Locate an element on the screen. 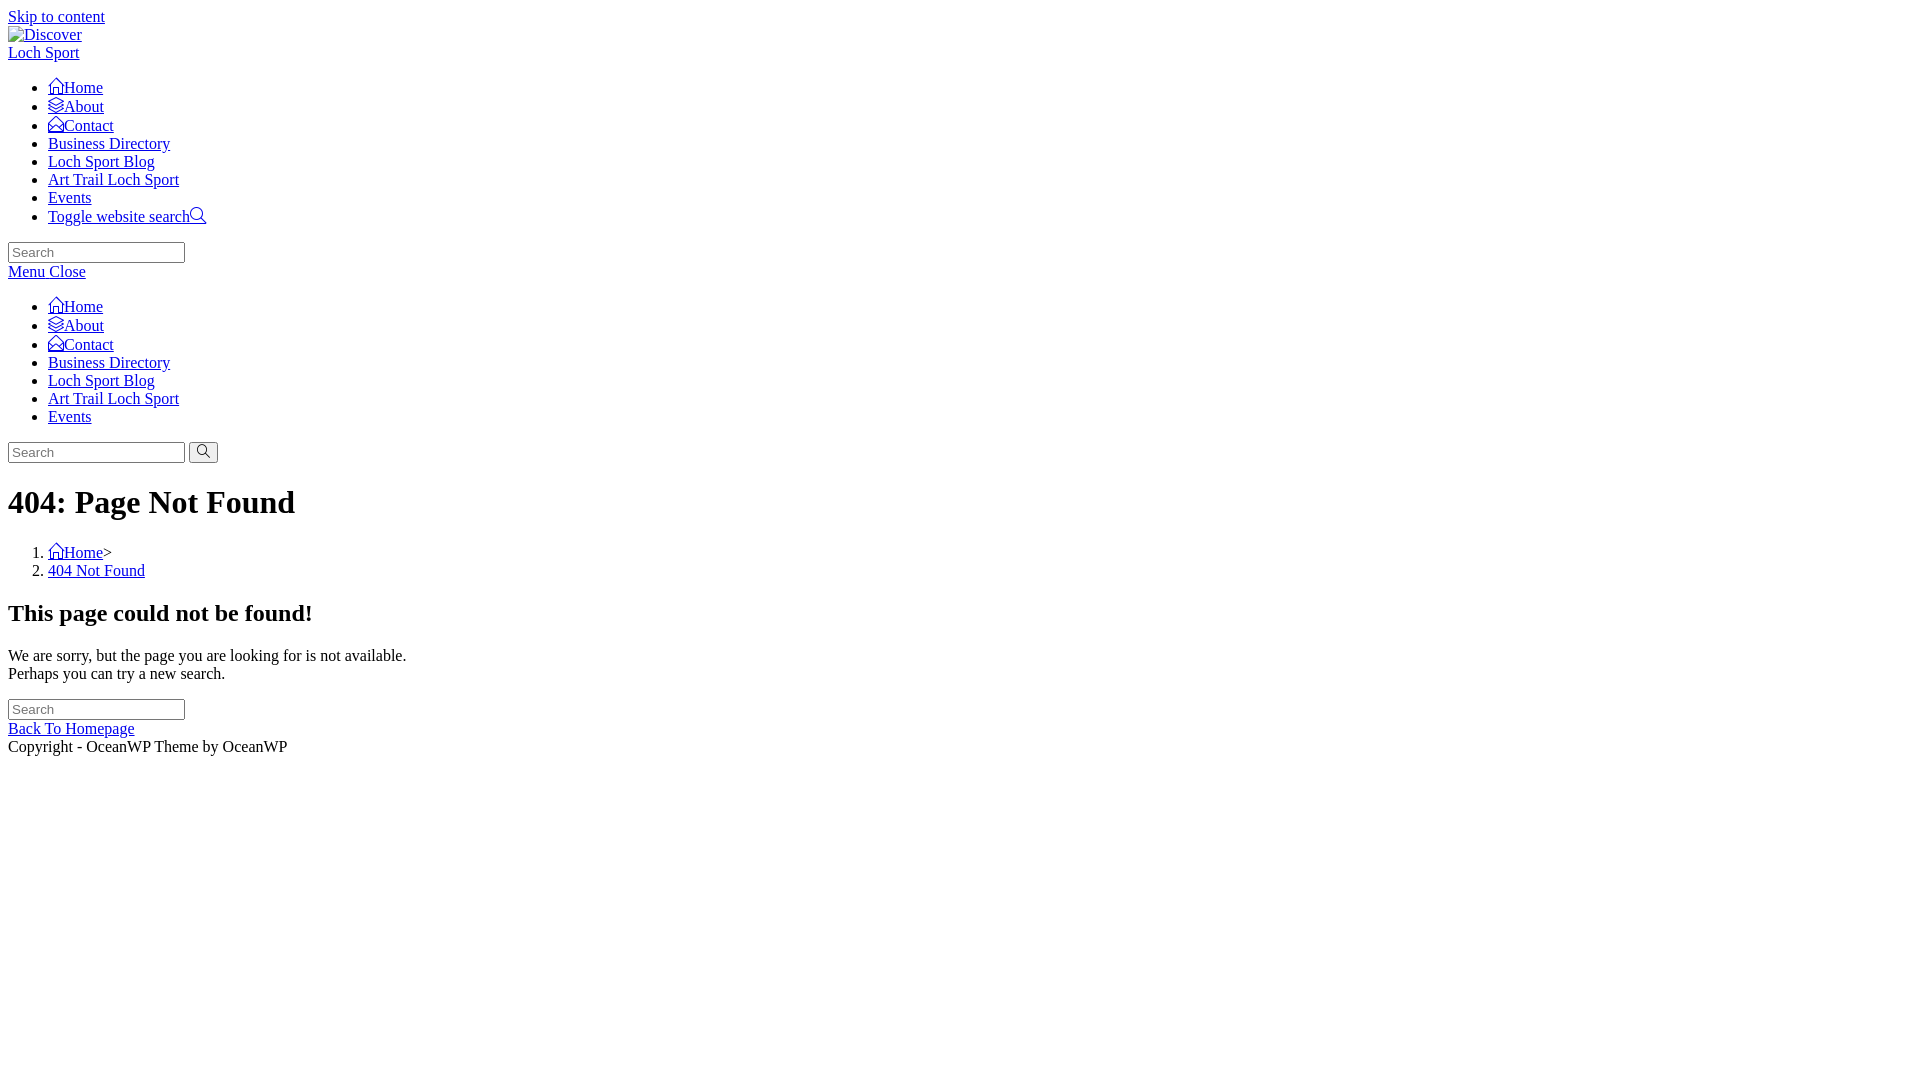 This screenshot has width=1920, height=1080. 'Skip to content' is located at coordinates (56, 16).